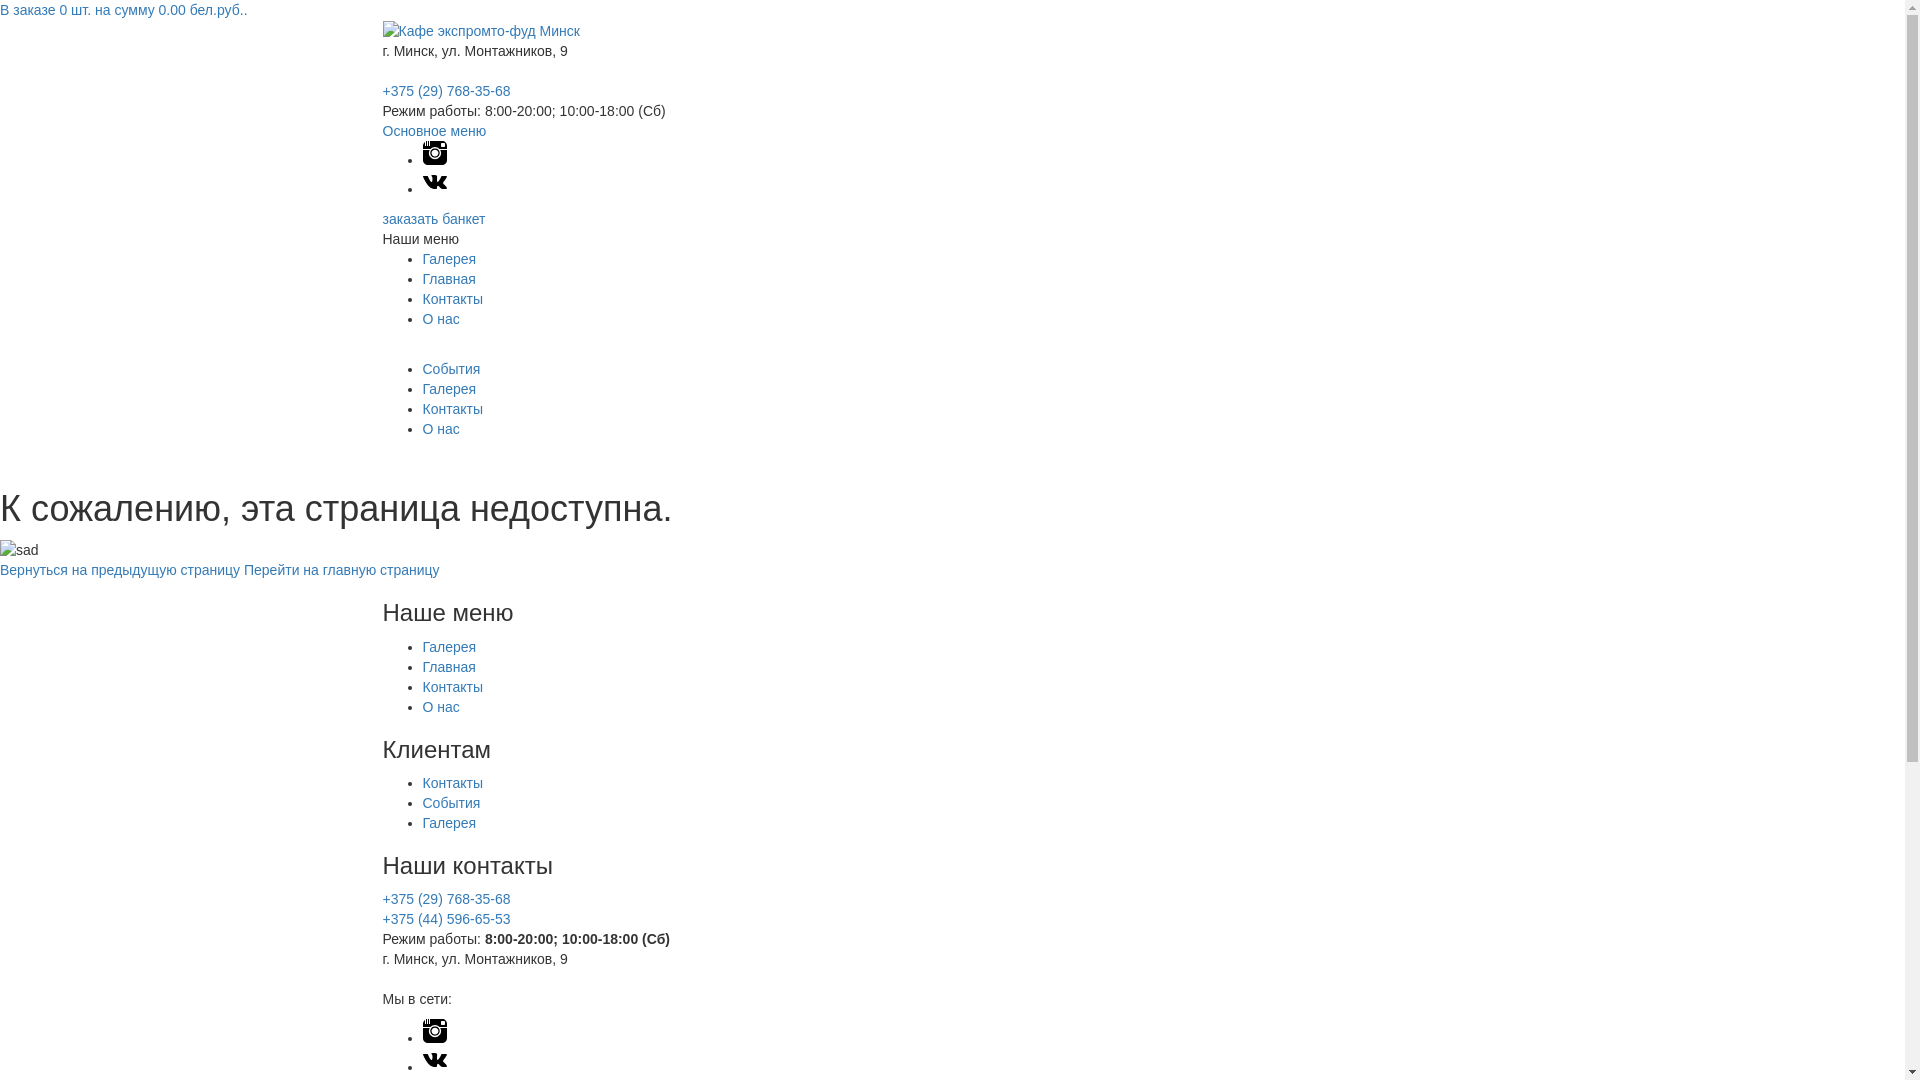 This screenshot has width=1920, height=1080. I want to click on '+375 (44) 596-65-53', so click(445, 918).